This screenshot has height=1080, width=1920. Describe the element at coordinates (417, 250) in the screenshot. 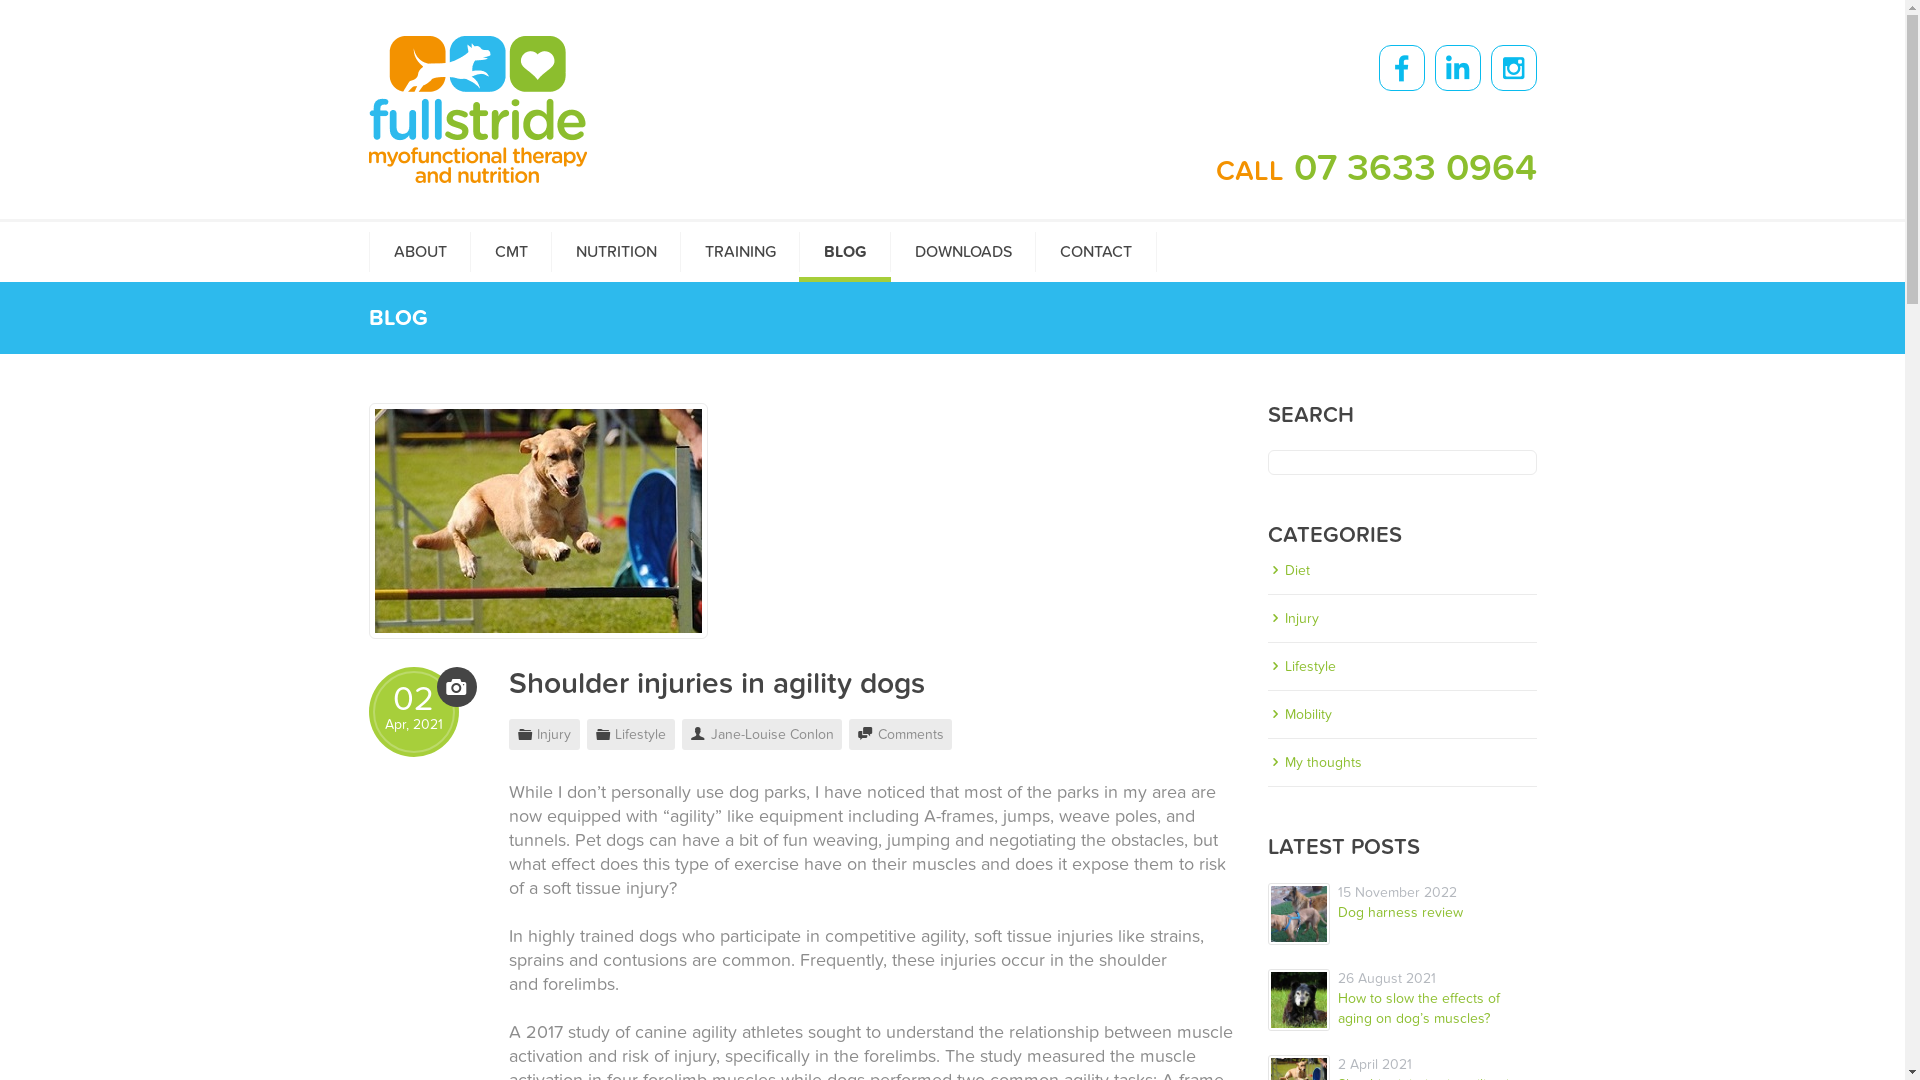

I see `'ABOUT'` at that location.